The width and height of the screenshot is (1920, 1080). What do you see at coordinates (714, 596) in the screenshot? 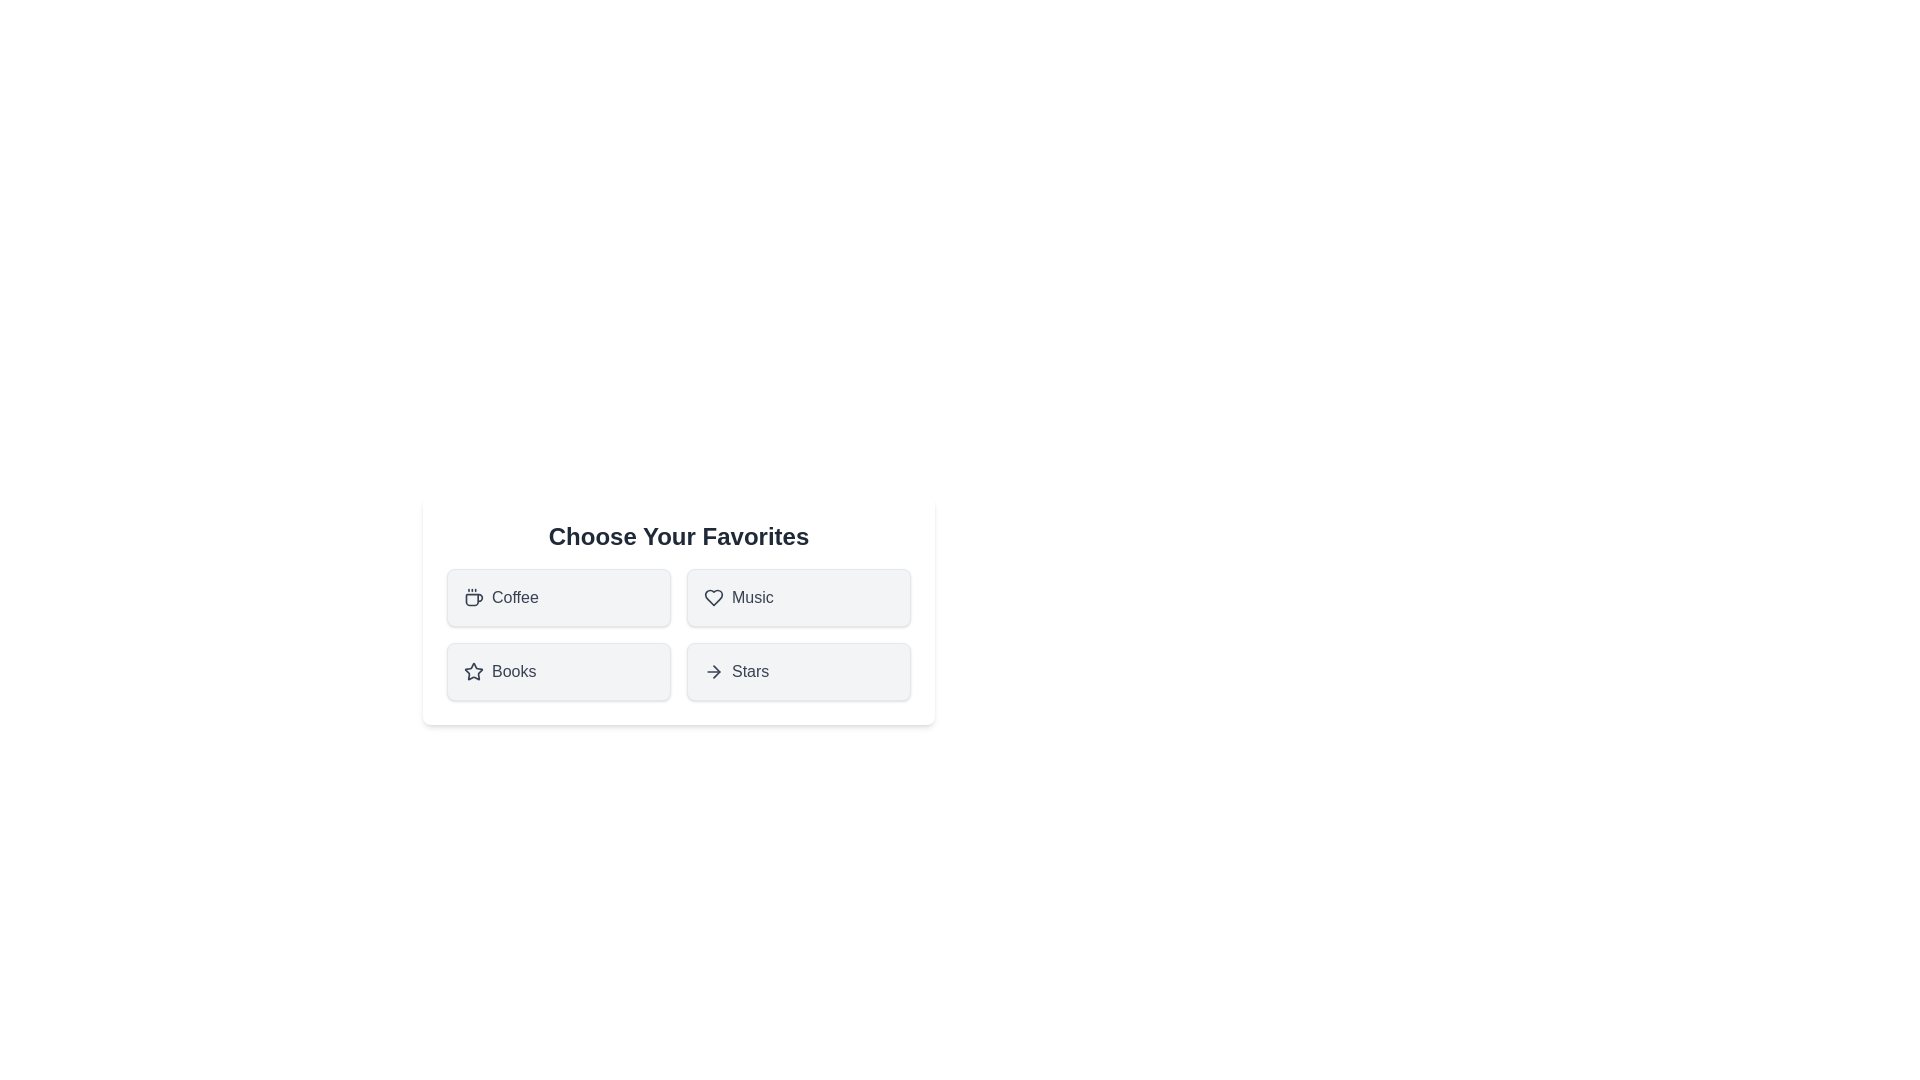
I see `the heart-shaped 'like' icon within the 'Music' button` at bounding box center [714, 596].